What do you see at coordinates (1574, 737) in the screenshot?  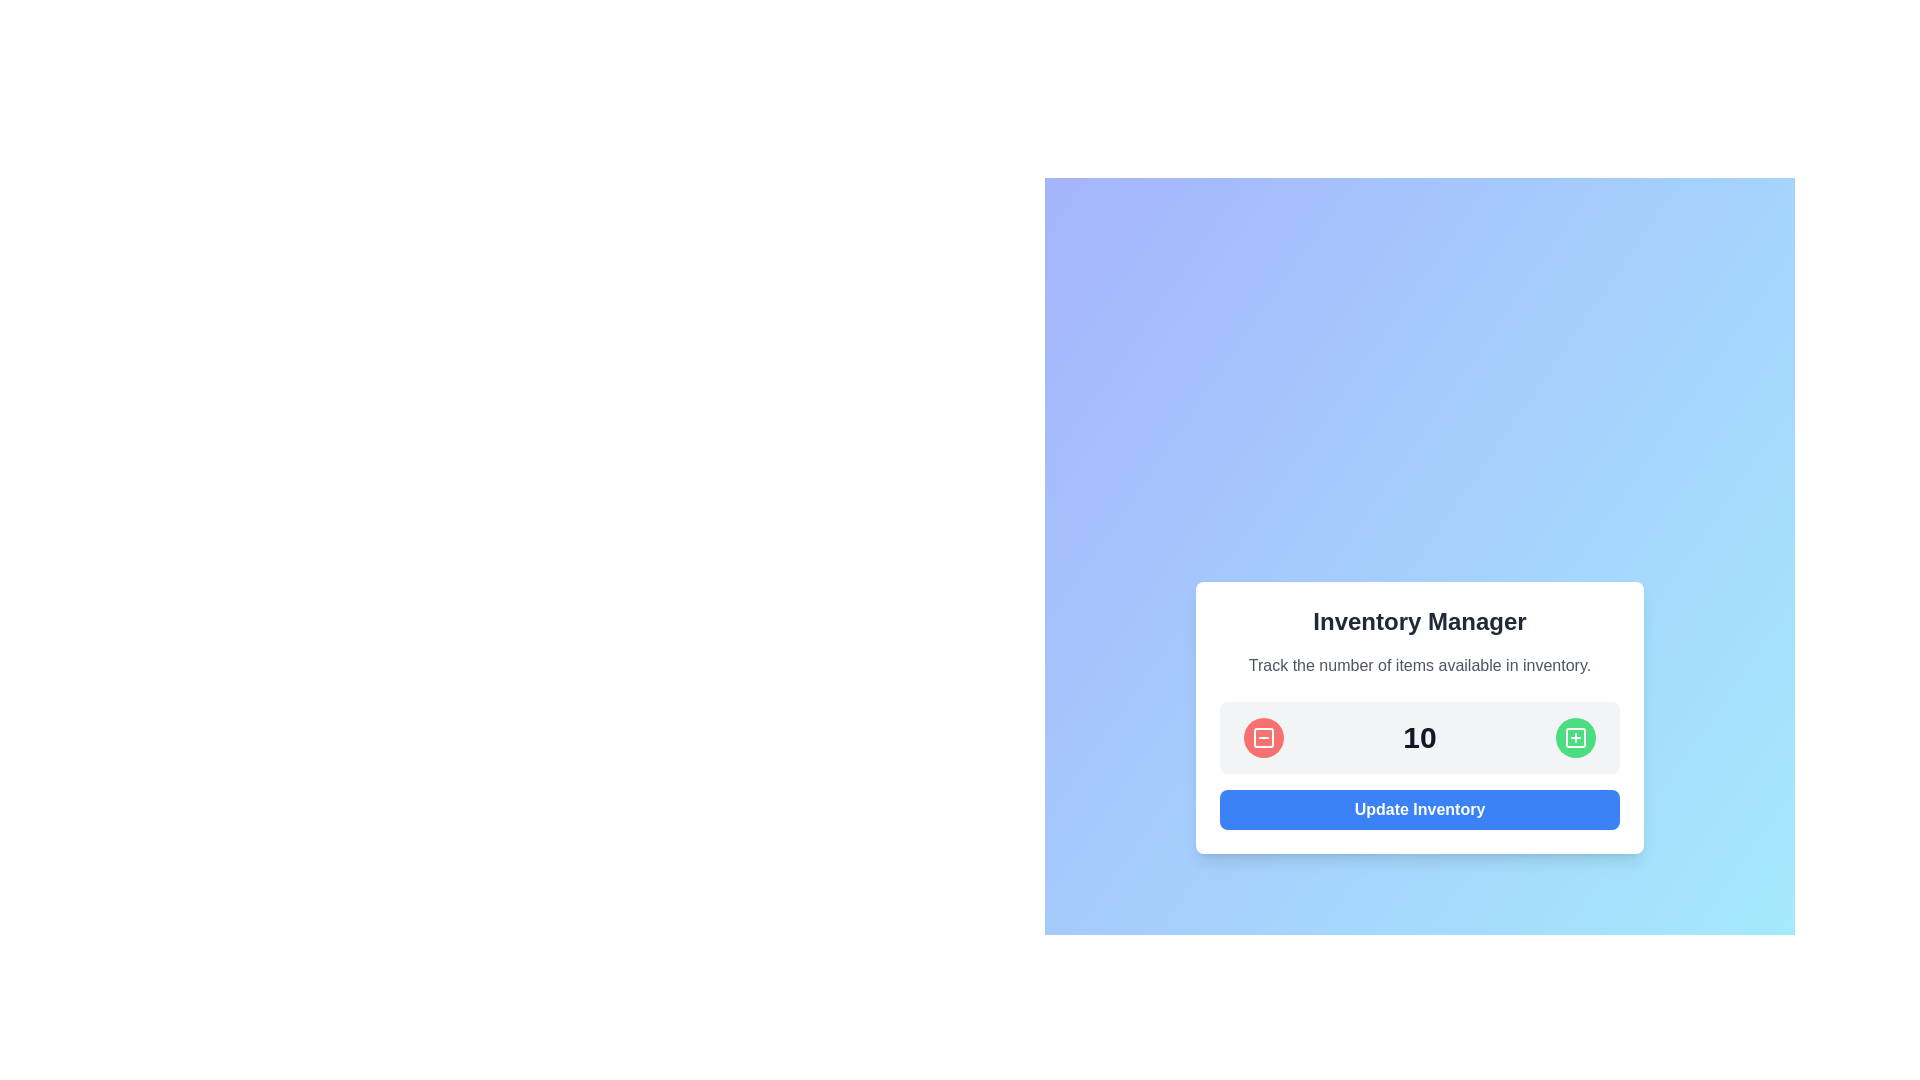 I see `the Icon button with a '+' symbol located at the bottom right of a card-like structure to increment a value` at bounding box center [1574, 737].